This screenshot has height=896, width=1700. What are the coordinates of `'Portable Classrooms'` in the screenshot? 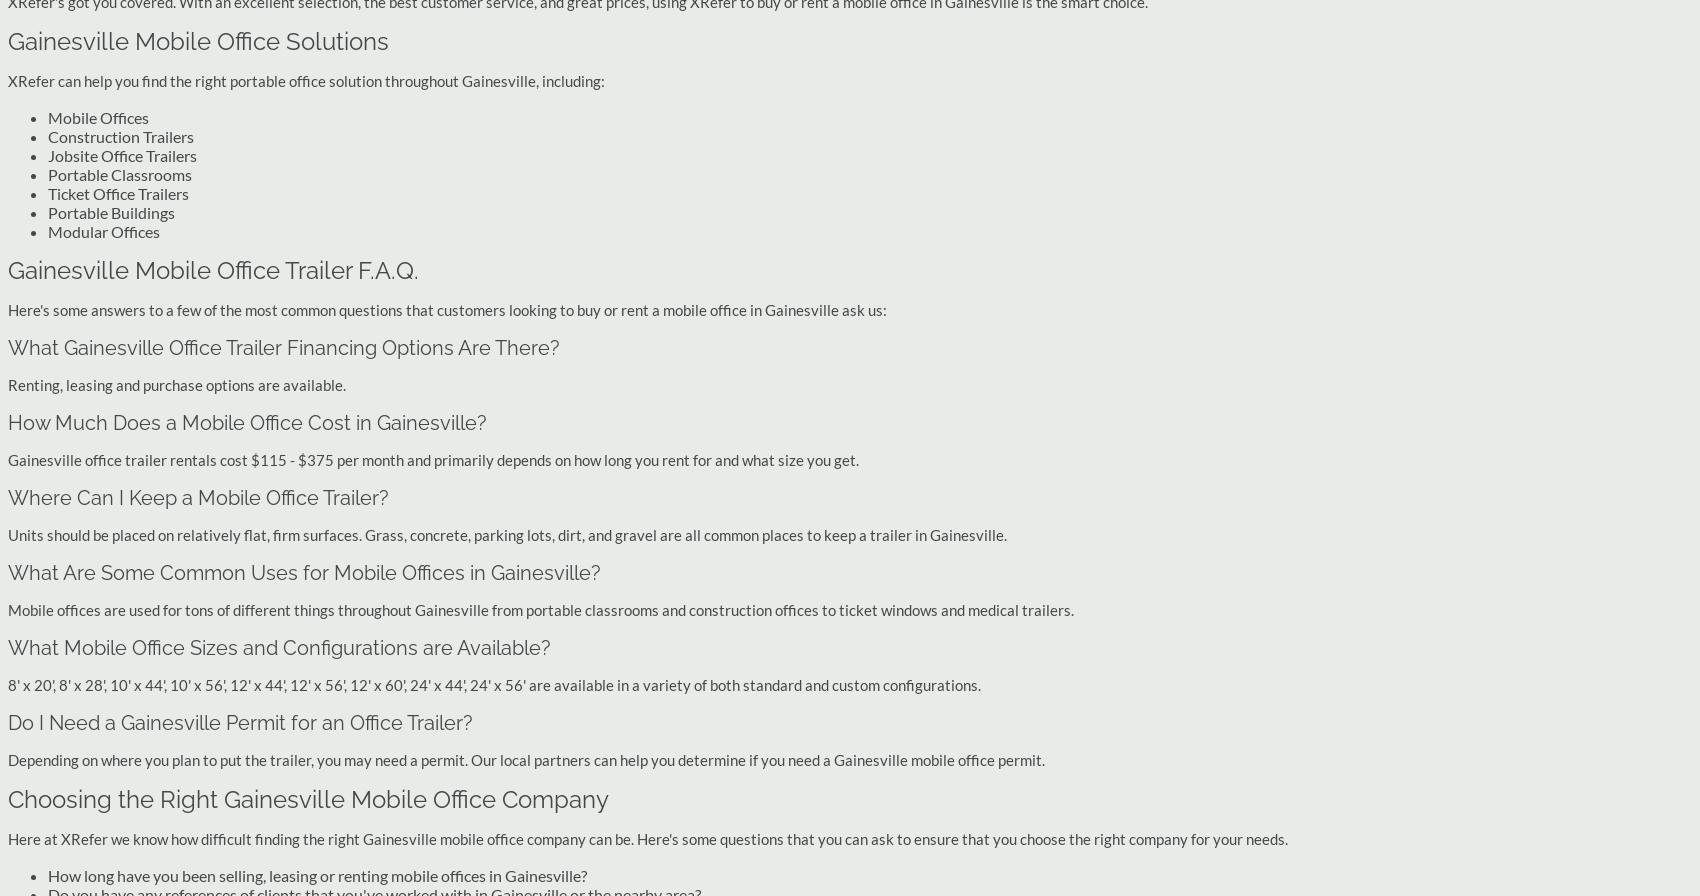 It's located at (119, 174).